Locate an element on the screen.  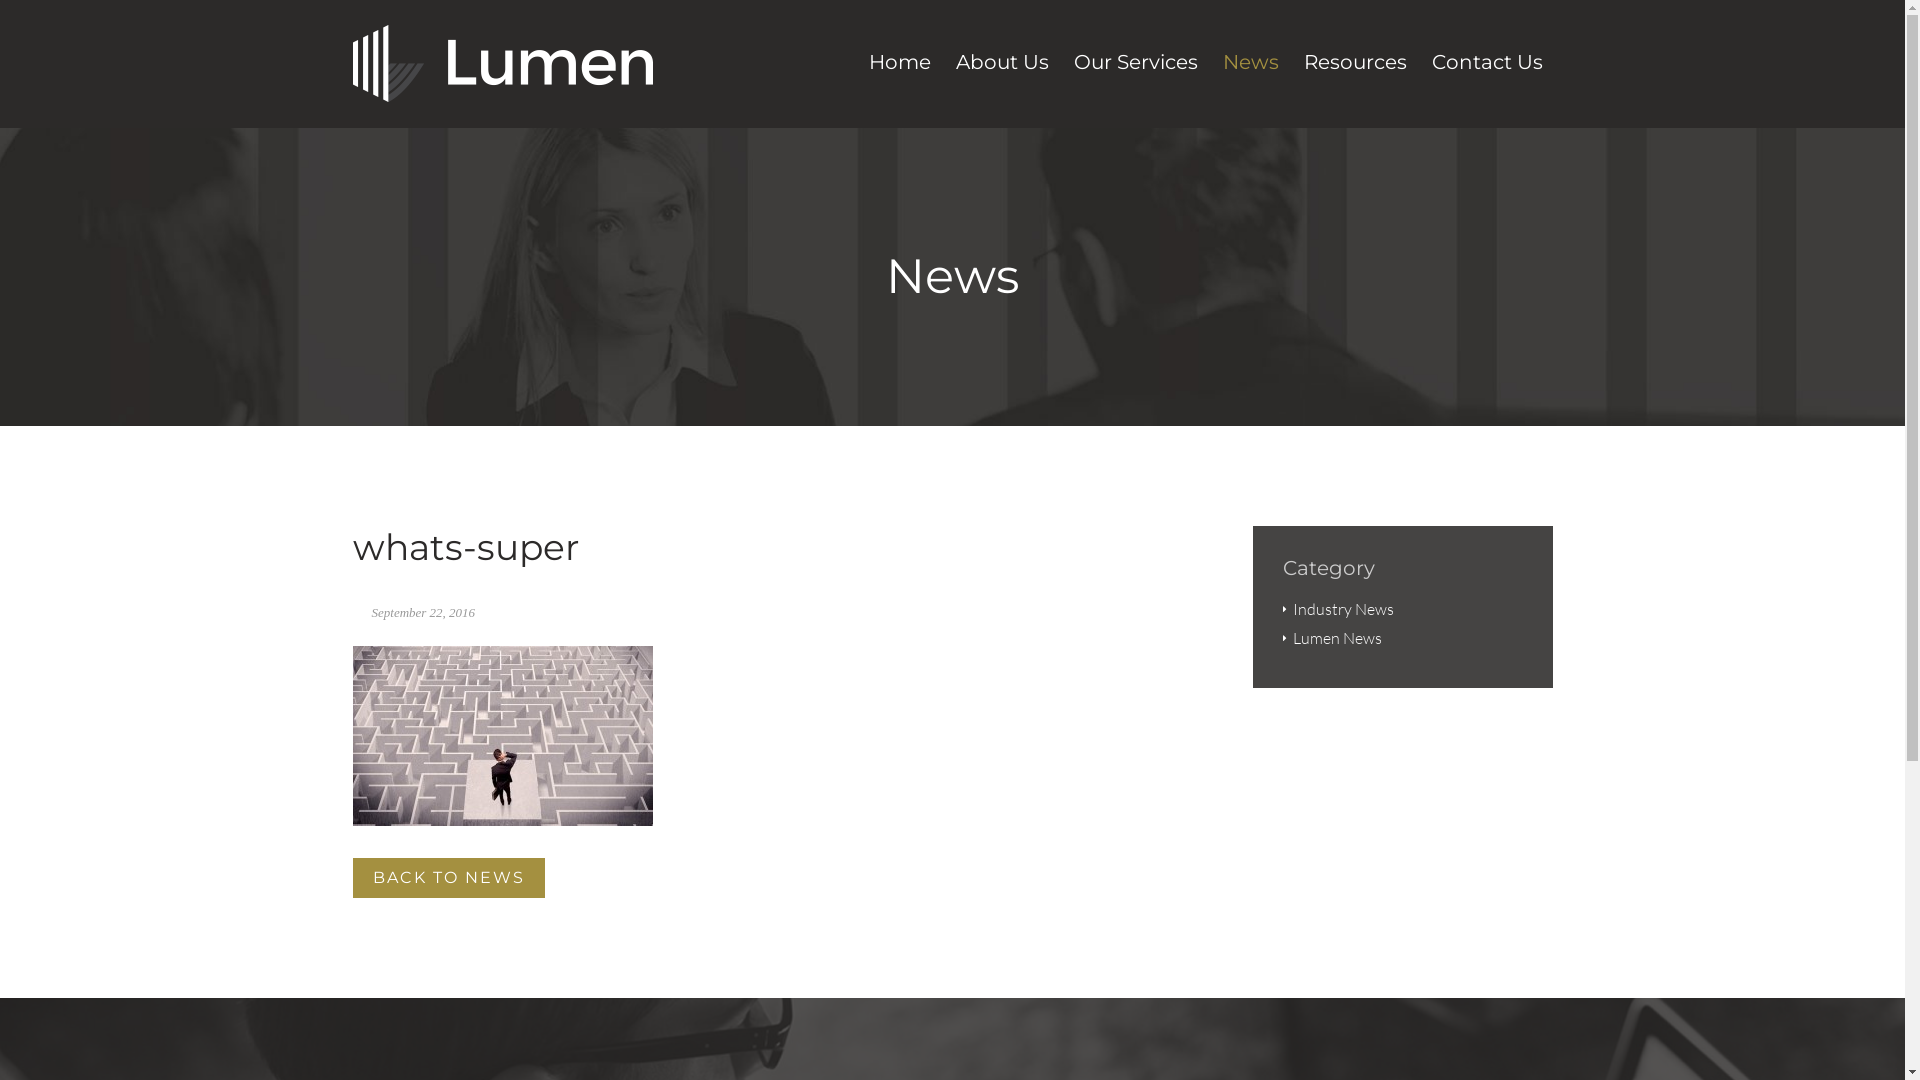
'Home' is located at coordinates (897, 65).